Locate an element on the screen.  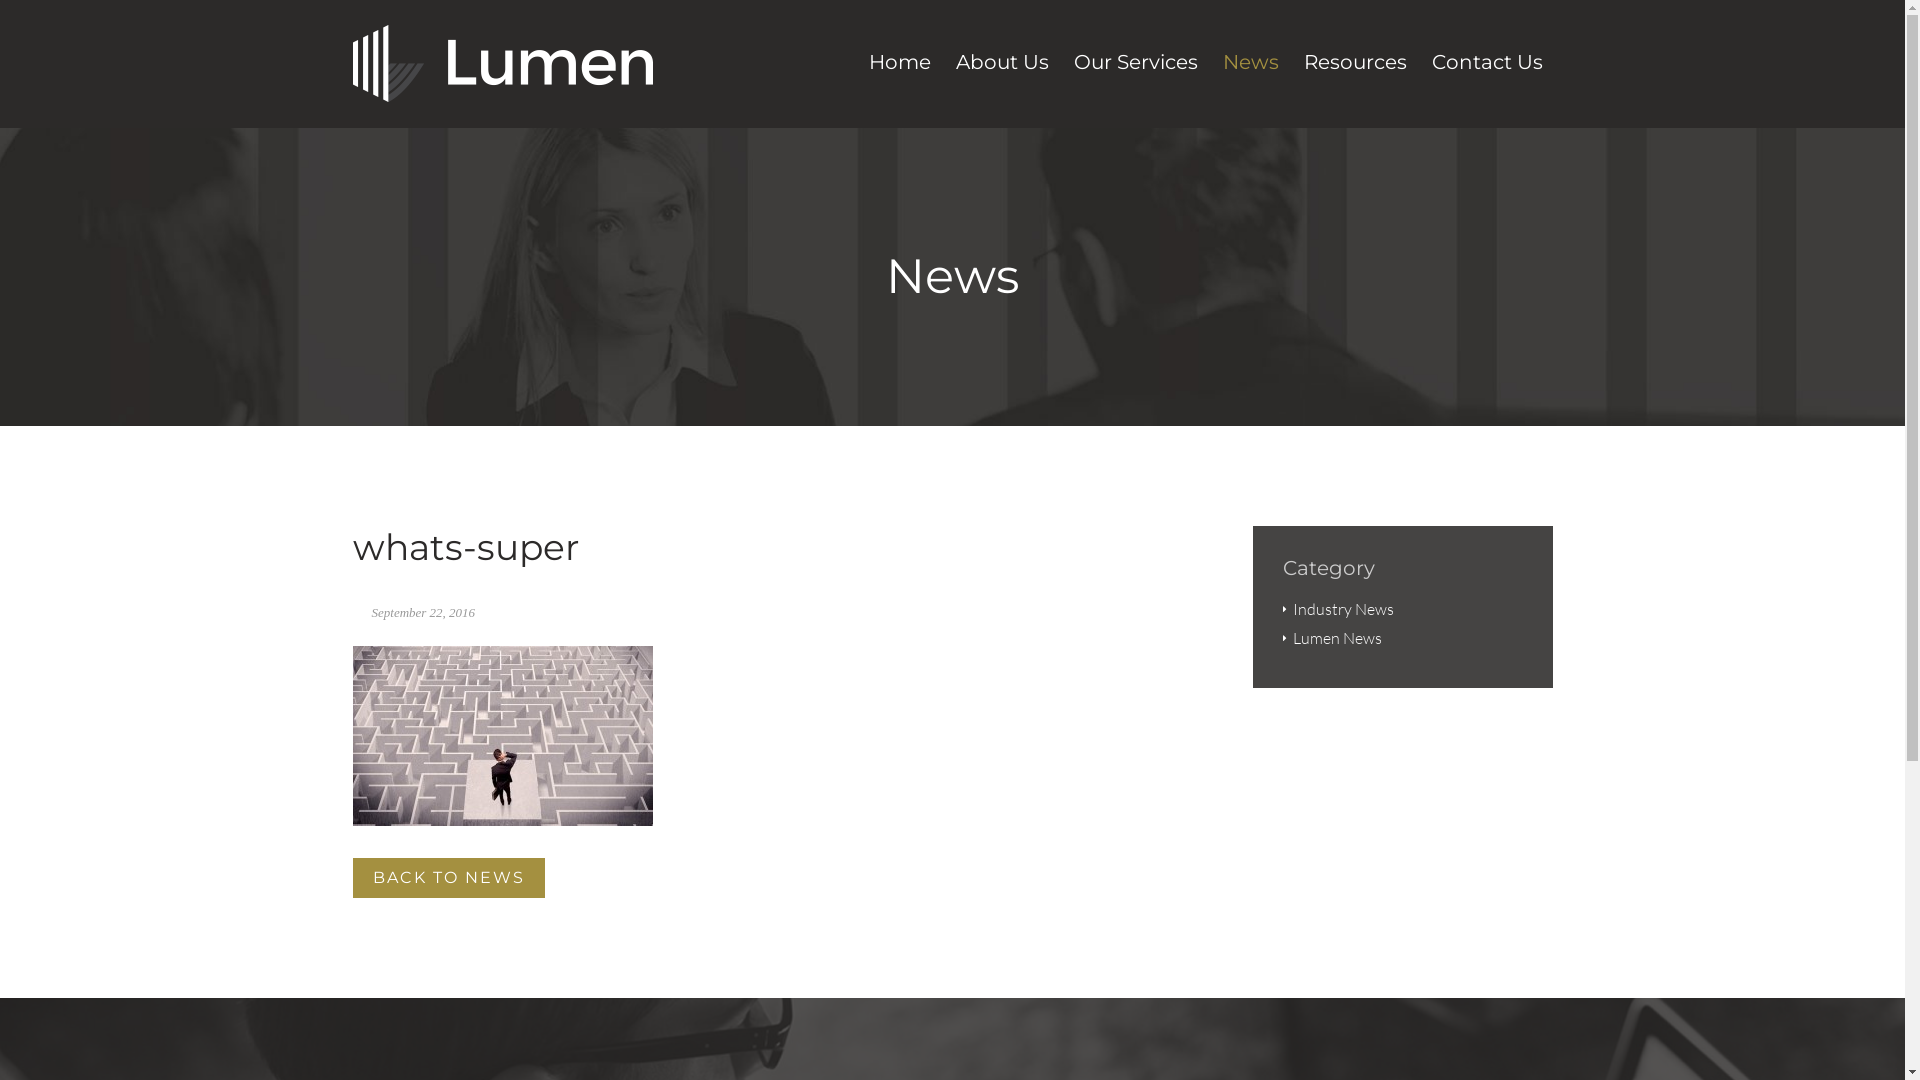
'Home' is located at coordinates (897, 65).